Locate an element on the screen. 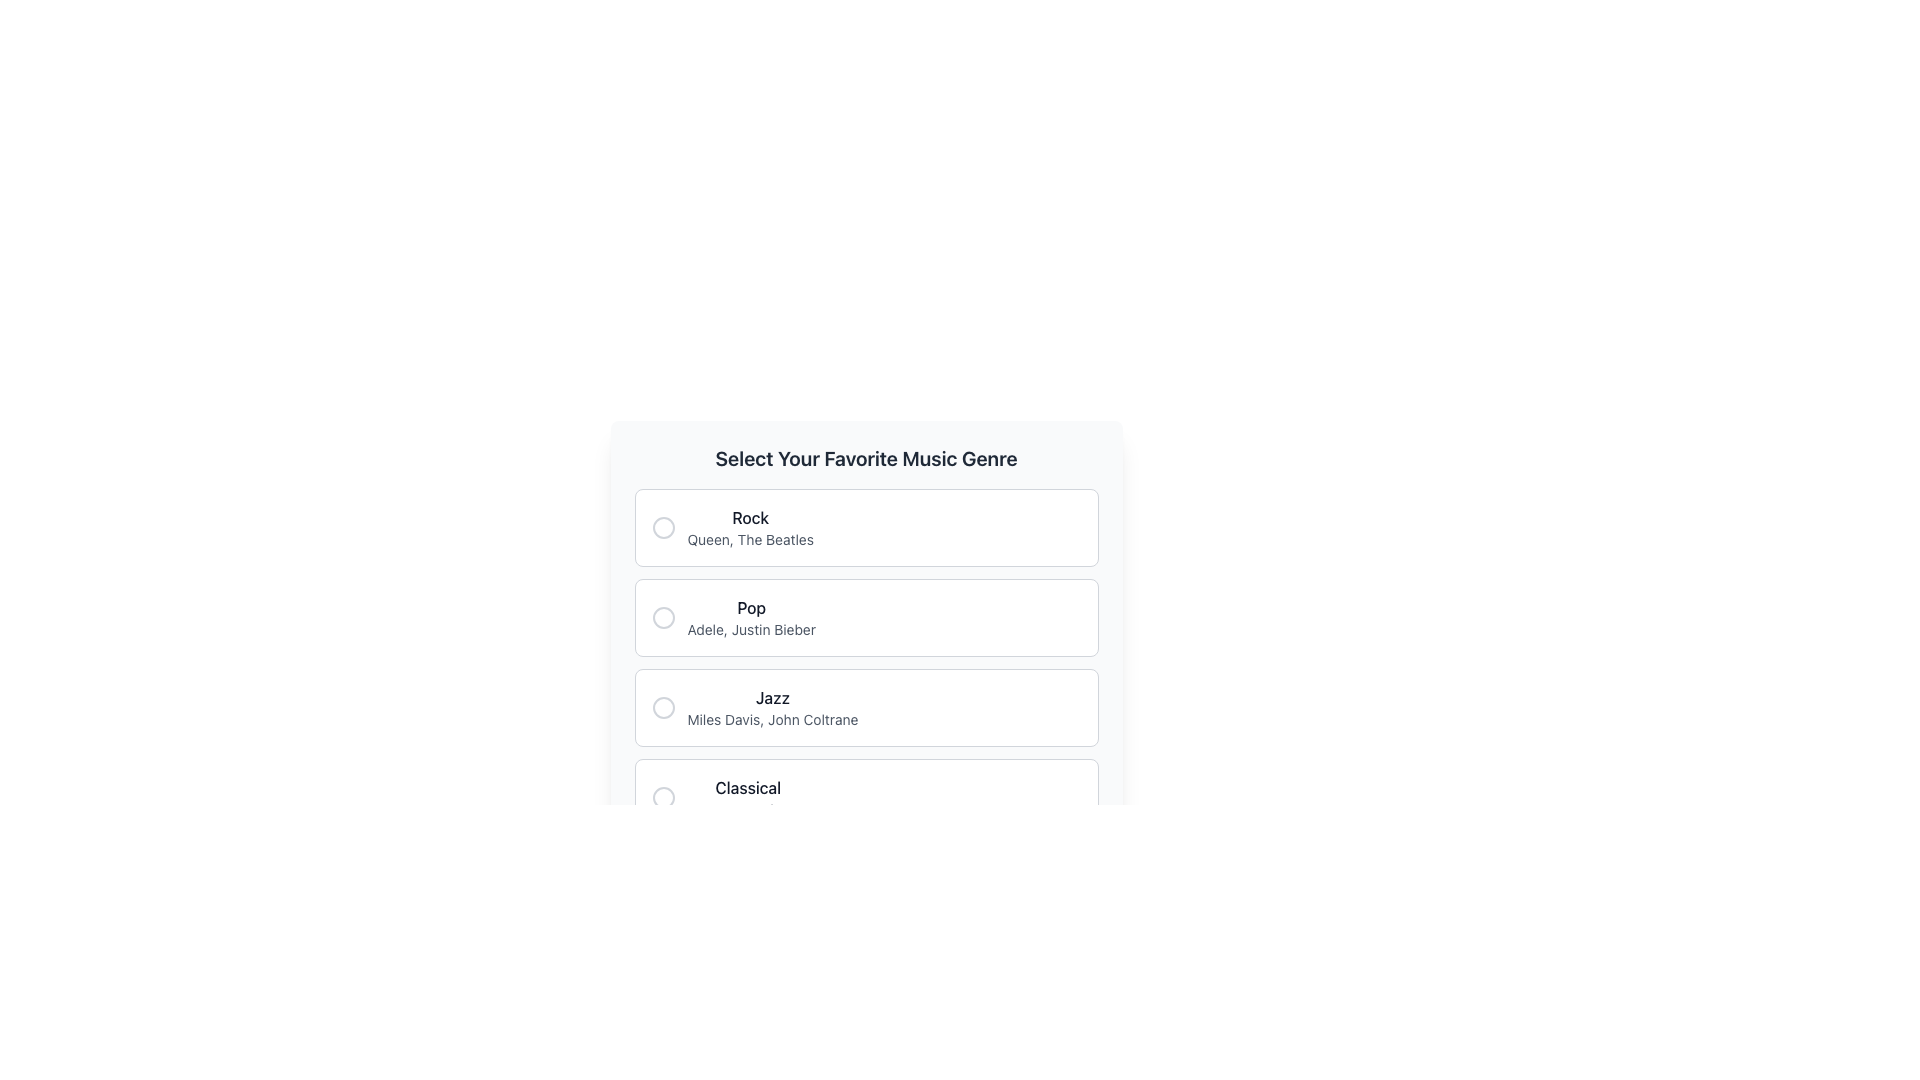 The height and width of the screenshot is (1080, 1920). the 'Jazz' radio button in the third position of the selectable list under 'Select Your Favorite Music Genre' is located at coordinates (753, 707).